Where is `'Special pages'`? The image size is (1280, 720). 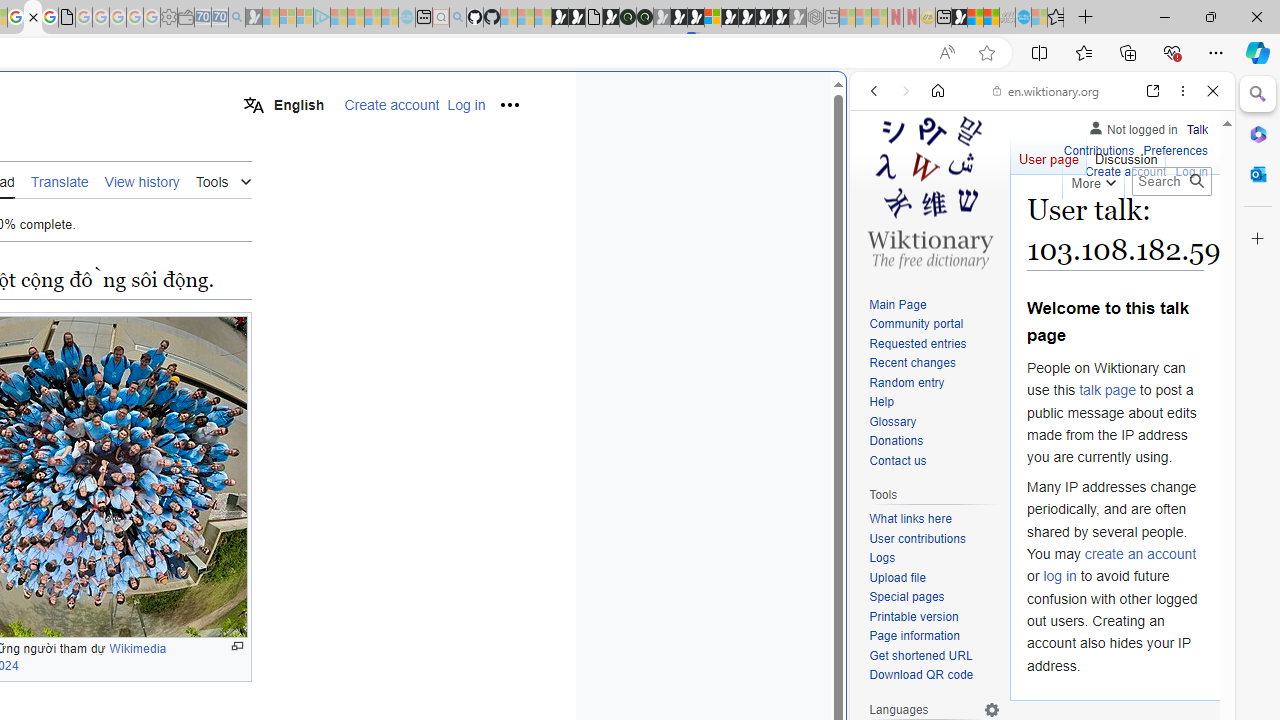
'Special pages' is located at coordinates (905, 596).